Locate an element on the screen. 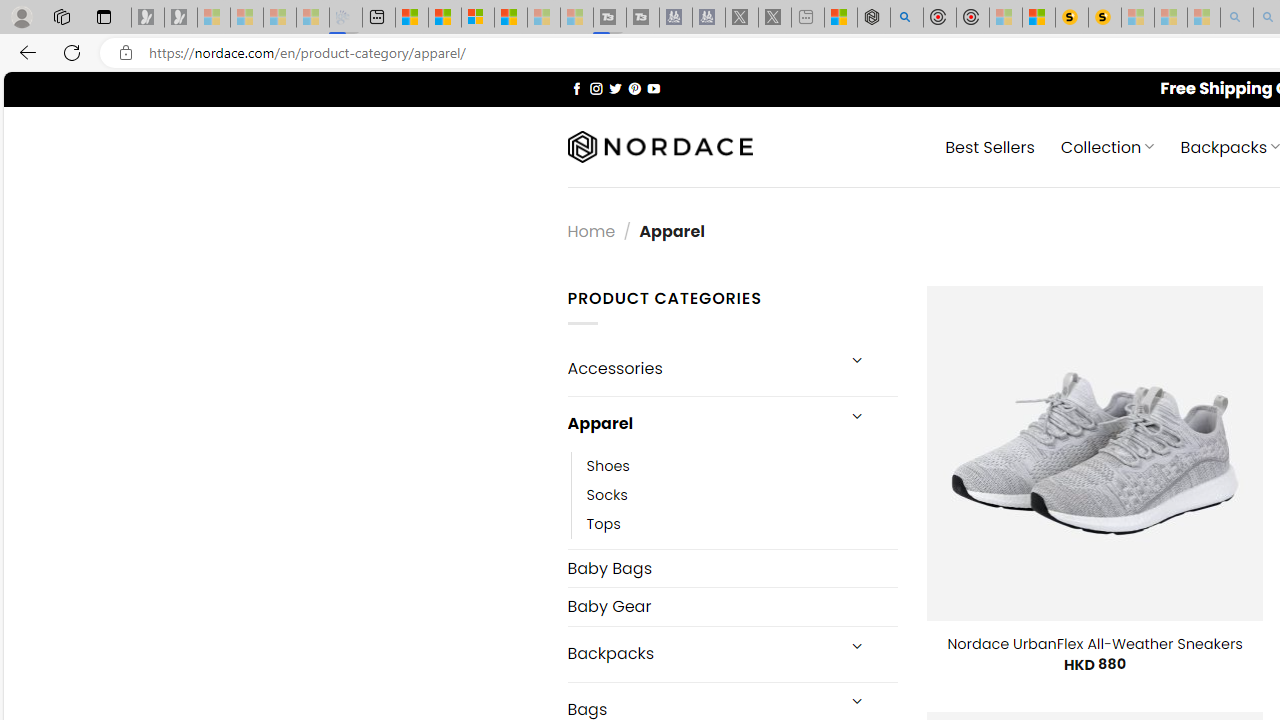 This screenshot has height=720, width=1280. 'Follow on Twitter' is located at coordinates (614, 87).